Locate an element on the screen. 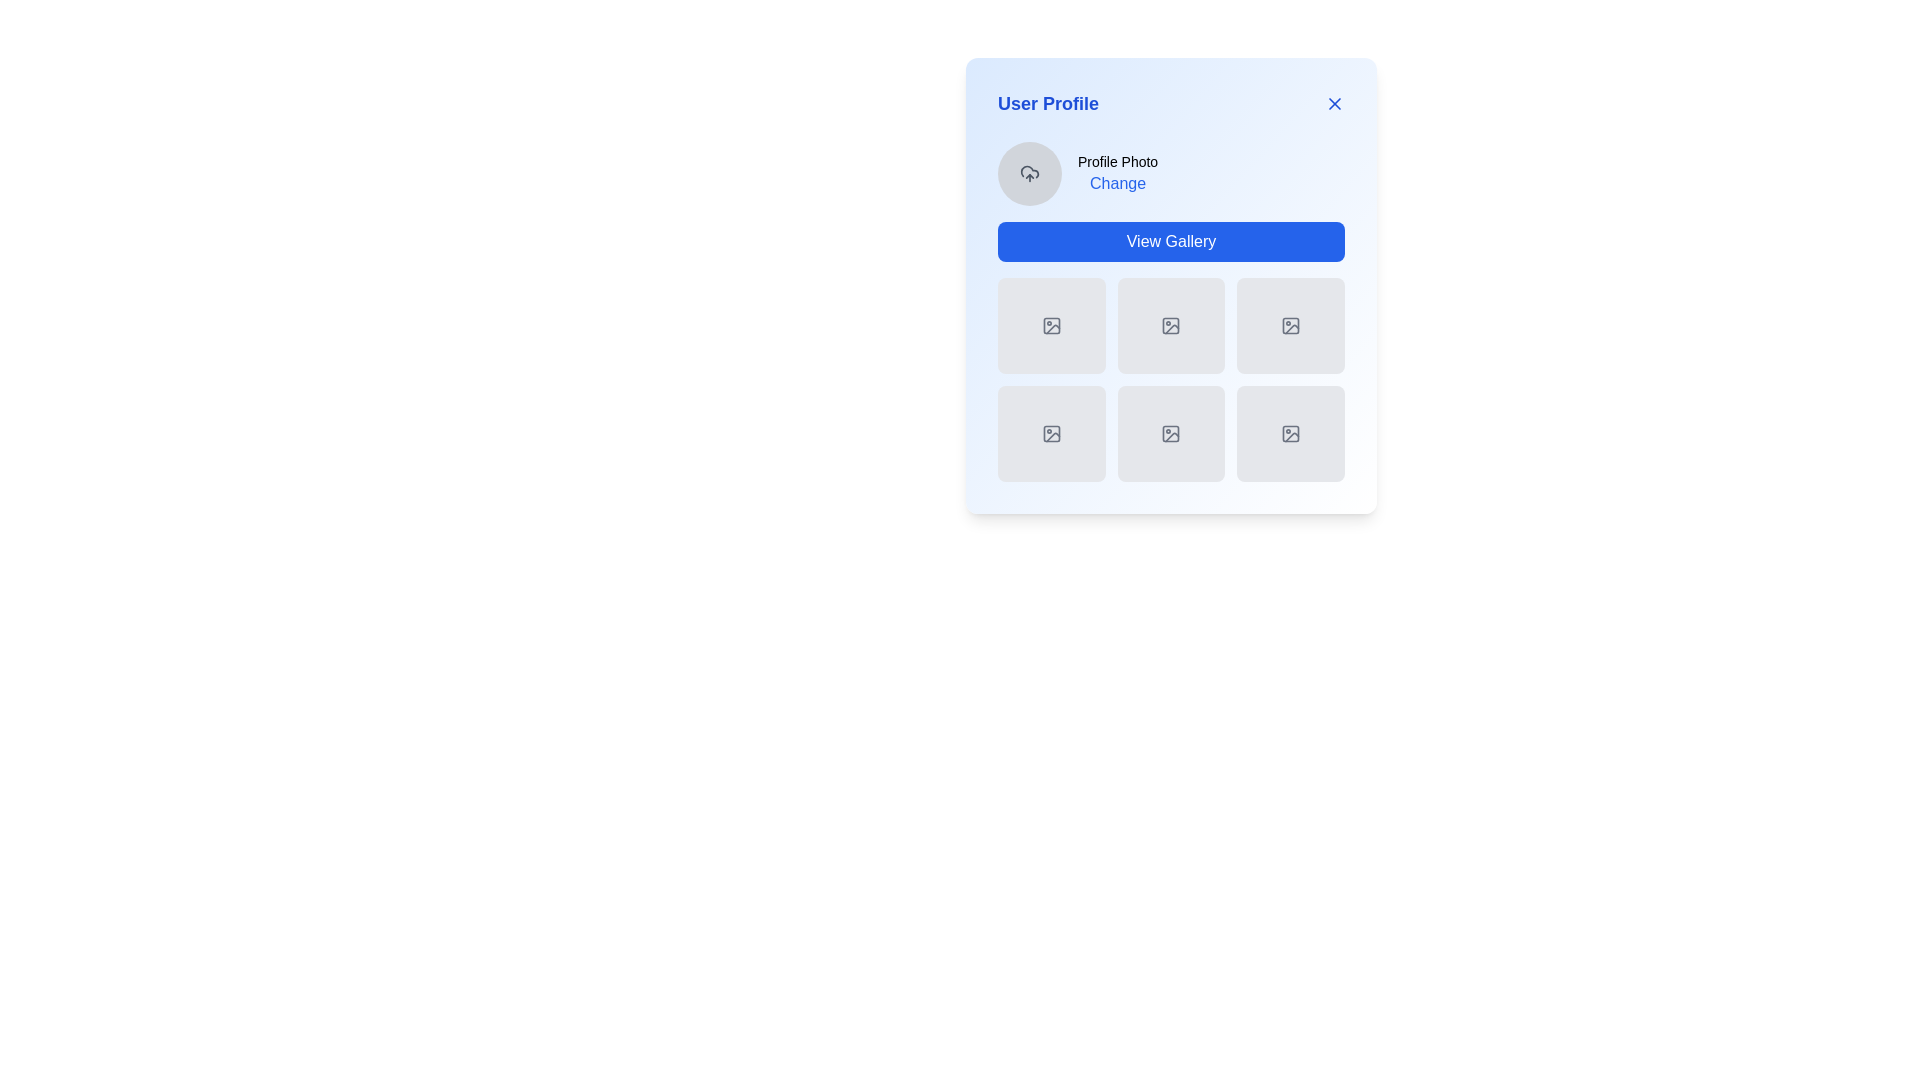 Image resolution: width=1920 pixels, height=1080 pixels. an item into one of the grey rectangular boxes in the grid layout below the 'View Gallery' button in the 'User Profile' modal is located at coordinates (1171, 380).